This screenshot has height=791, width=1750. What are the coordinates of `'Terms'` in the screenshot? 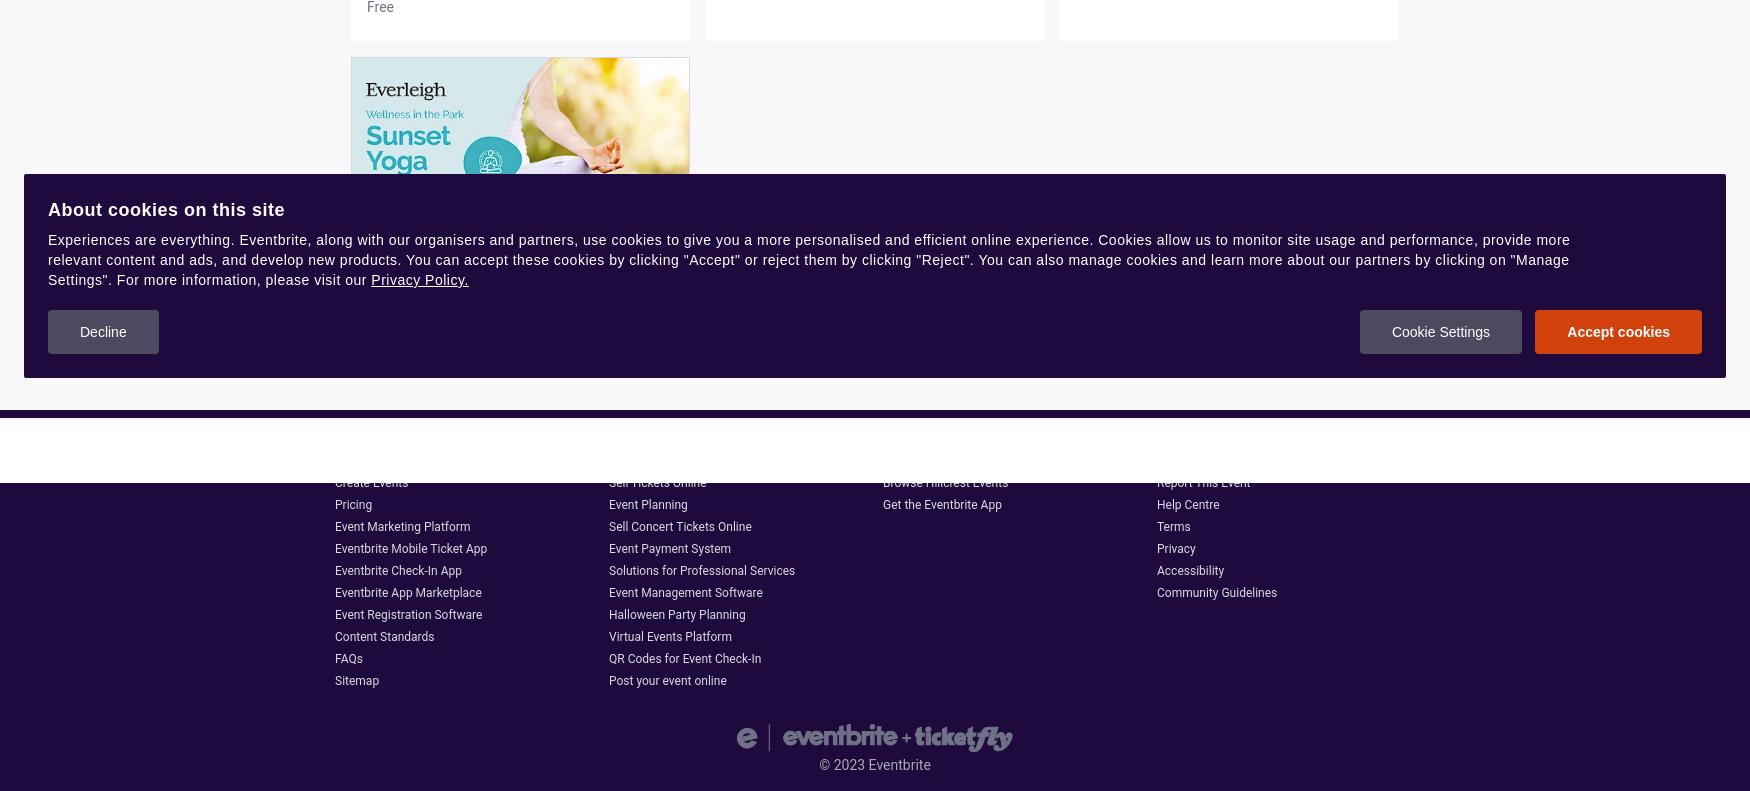 It's located at (1172, 526).